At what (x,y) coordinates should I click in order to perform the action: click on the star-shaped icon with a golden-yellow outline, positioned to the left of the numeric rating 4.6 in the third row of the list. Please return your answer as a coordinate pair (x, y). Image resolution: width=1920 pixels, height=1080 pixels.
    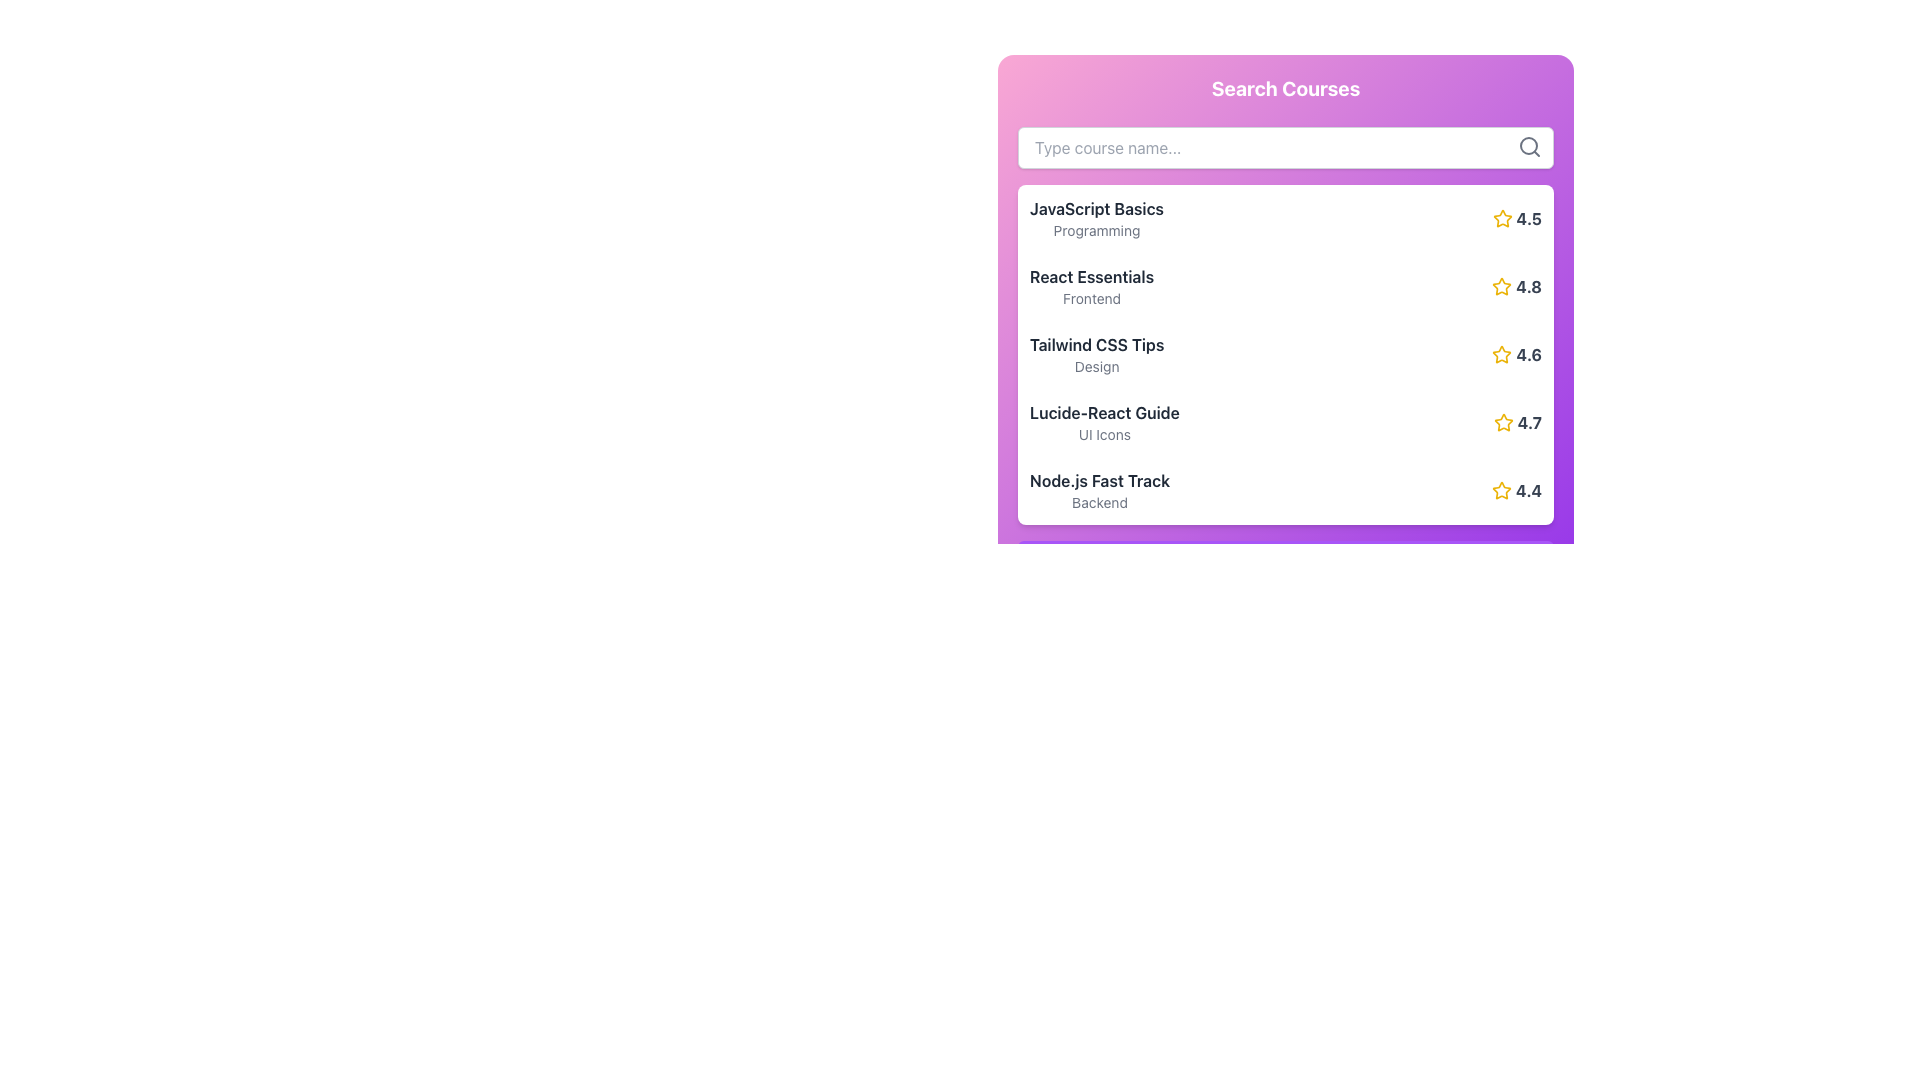
    Looking at the image, I should click on (1502, 353).